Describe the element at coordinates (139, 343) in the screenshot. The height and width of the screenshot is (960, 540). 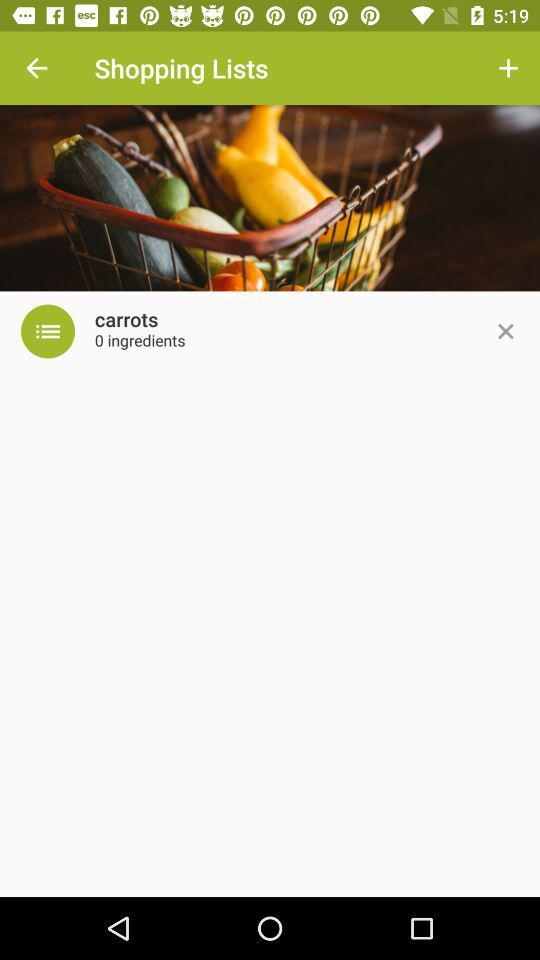
I see `item below the carrots` at that location.